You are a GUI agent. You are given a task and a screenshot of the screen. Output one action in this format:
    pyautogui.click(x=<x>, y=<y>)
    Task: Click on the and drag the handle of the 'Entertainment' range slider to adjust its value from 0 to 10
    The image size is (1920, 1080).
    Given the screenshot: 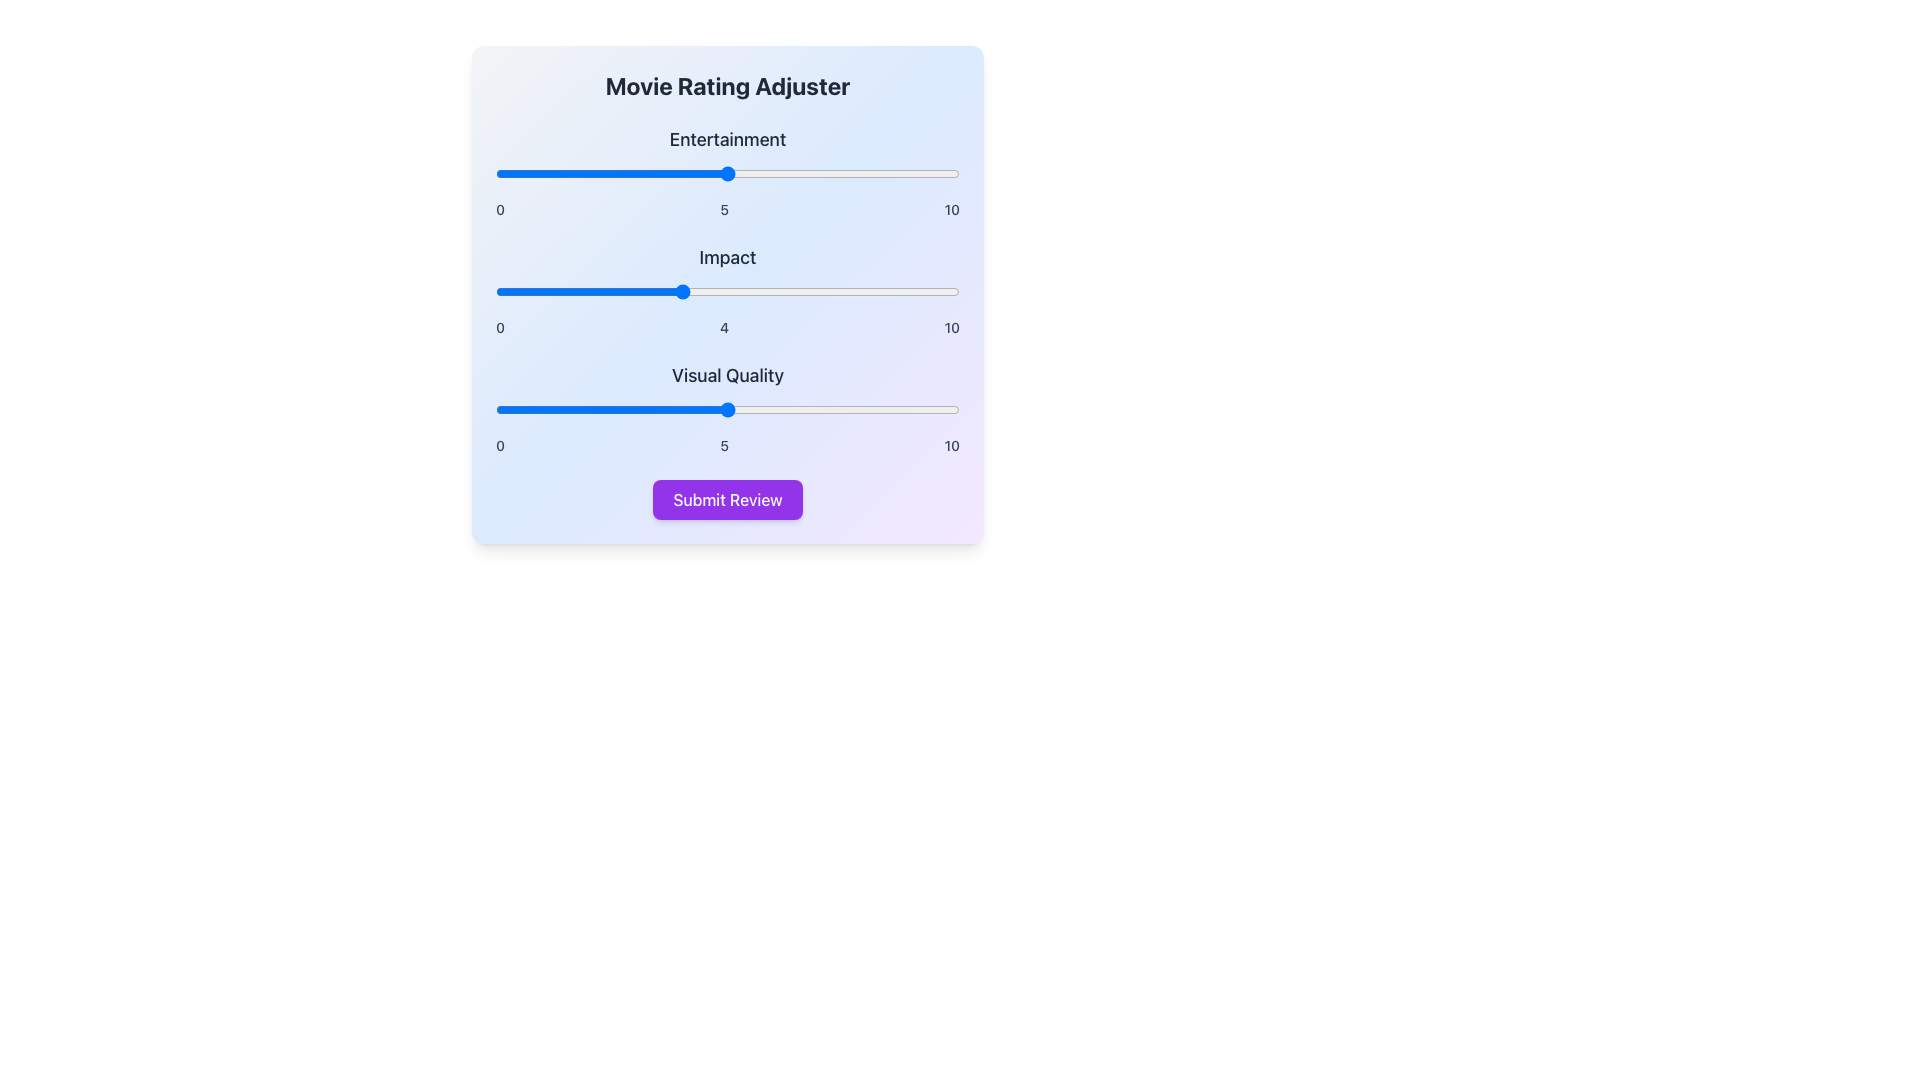 What is the action you would take?
    pyautogui.click(x=727, y=172)
    